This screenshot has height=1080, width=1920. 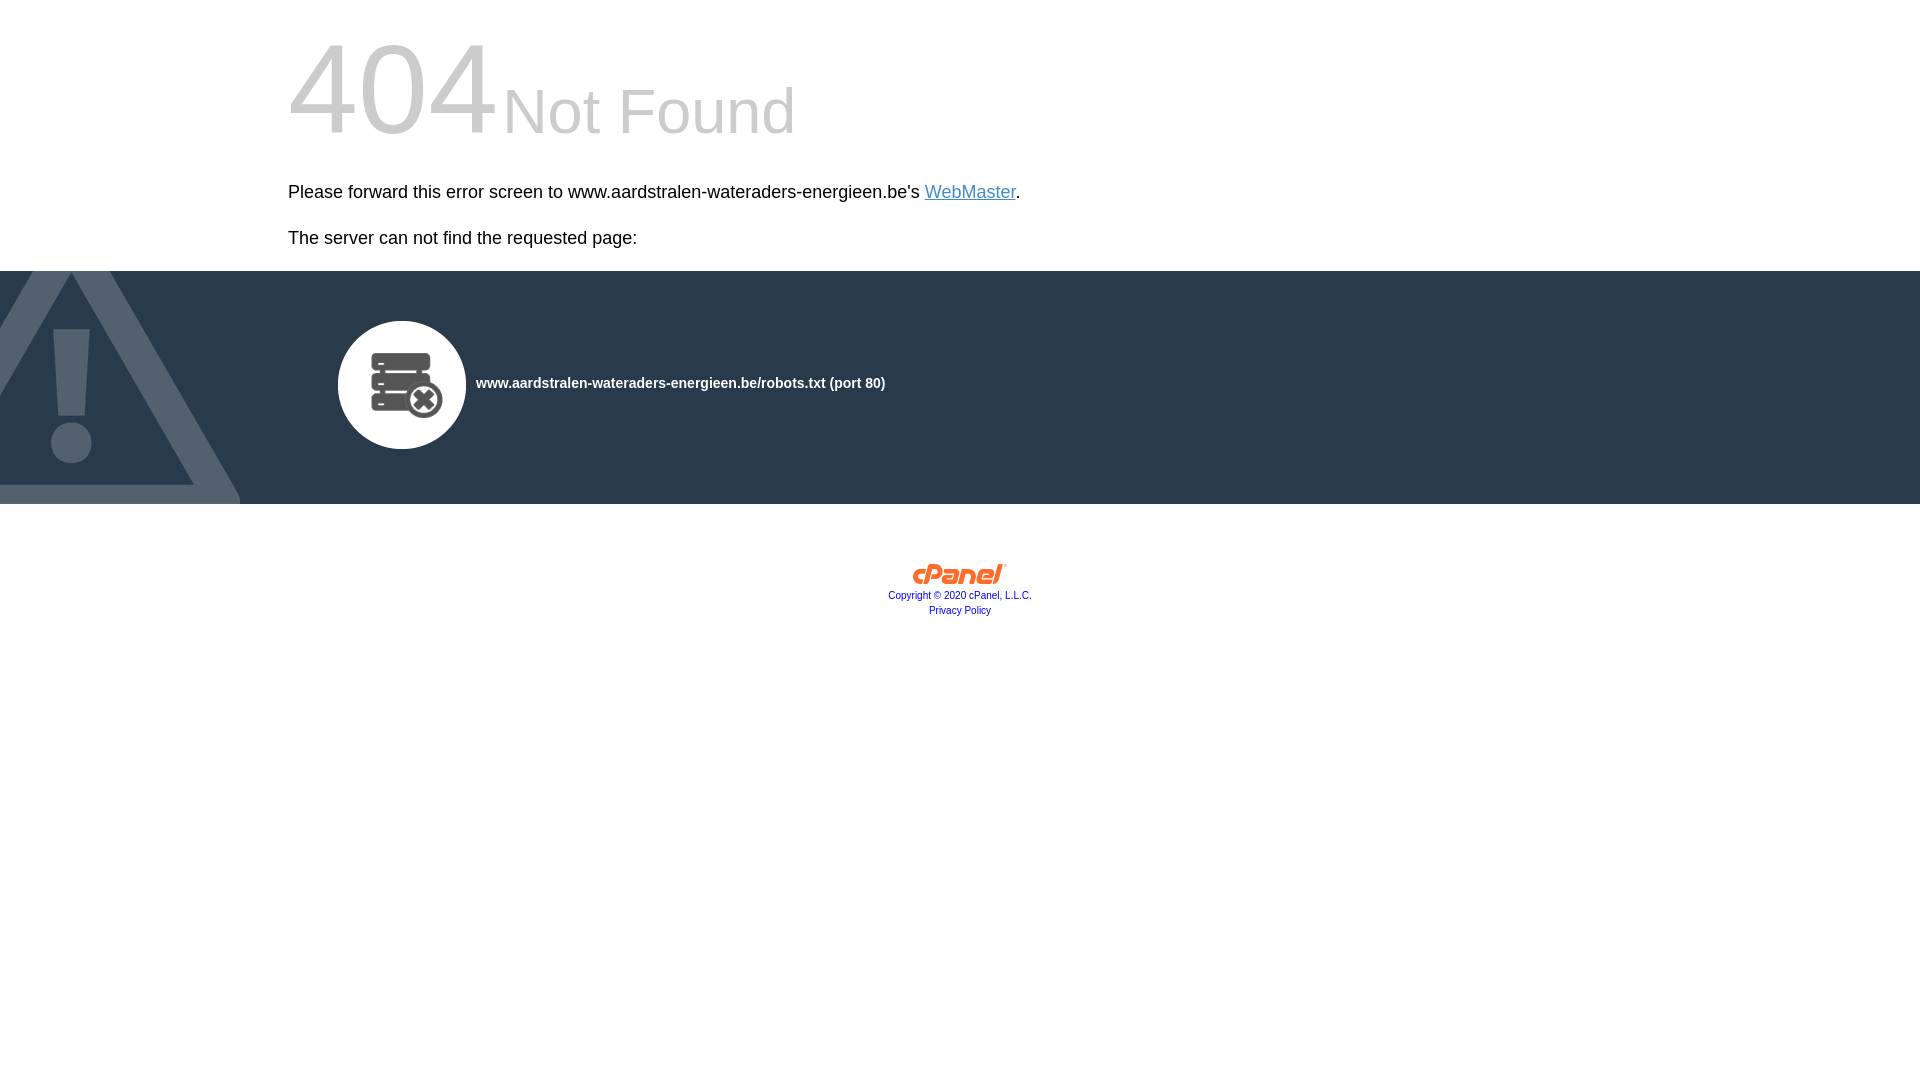 What do you see at coordinates (960, 578) in the screenshot?
I see `'cPanel, Inc.'` at bounding box center [960, 578].